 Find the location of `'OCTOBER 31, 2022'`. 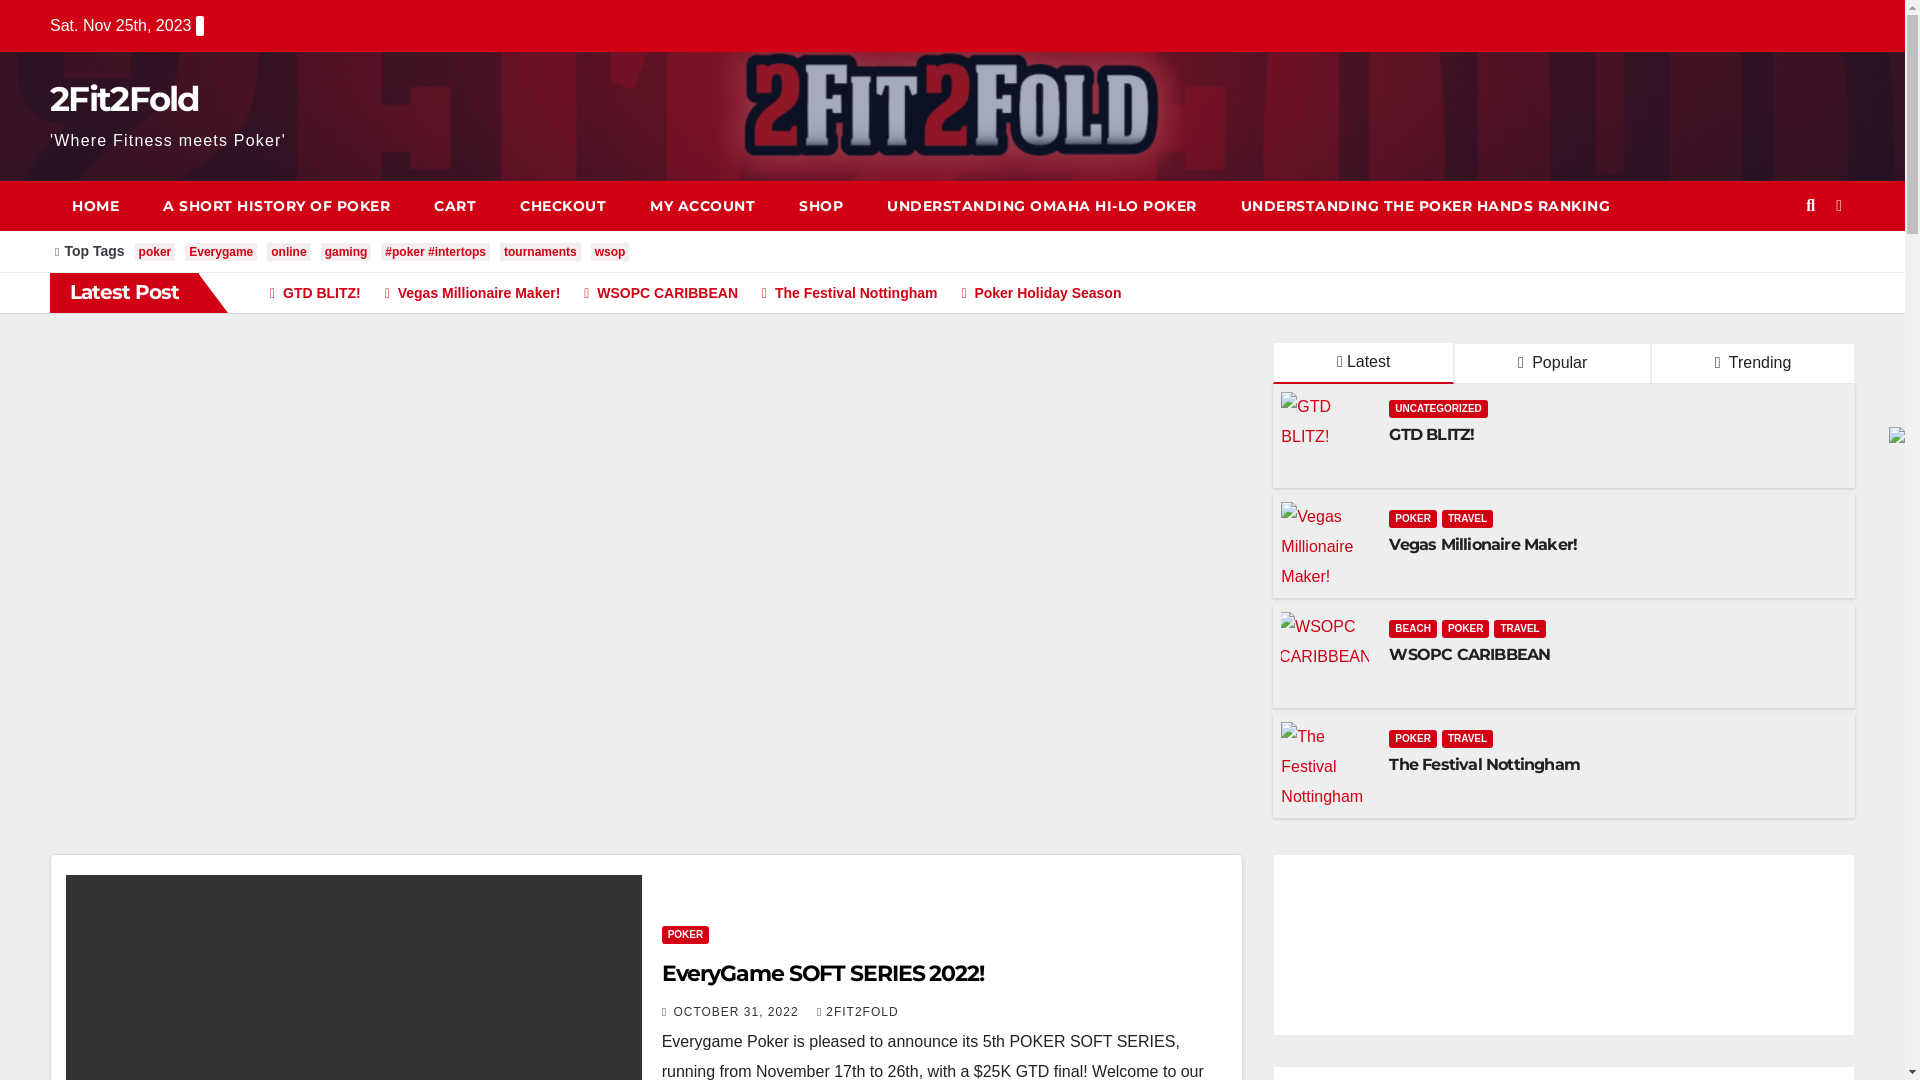

'OCTOBER 31, 2022' is located at coordinates (737, 1011).